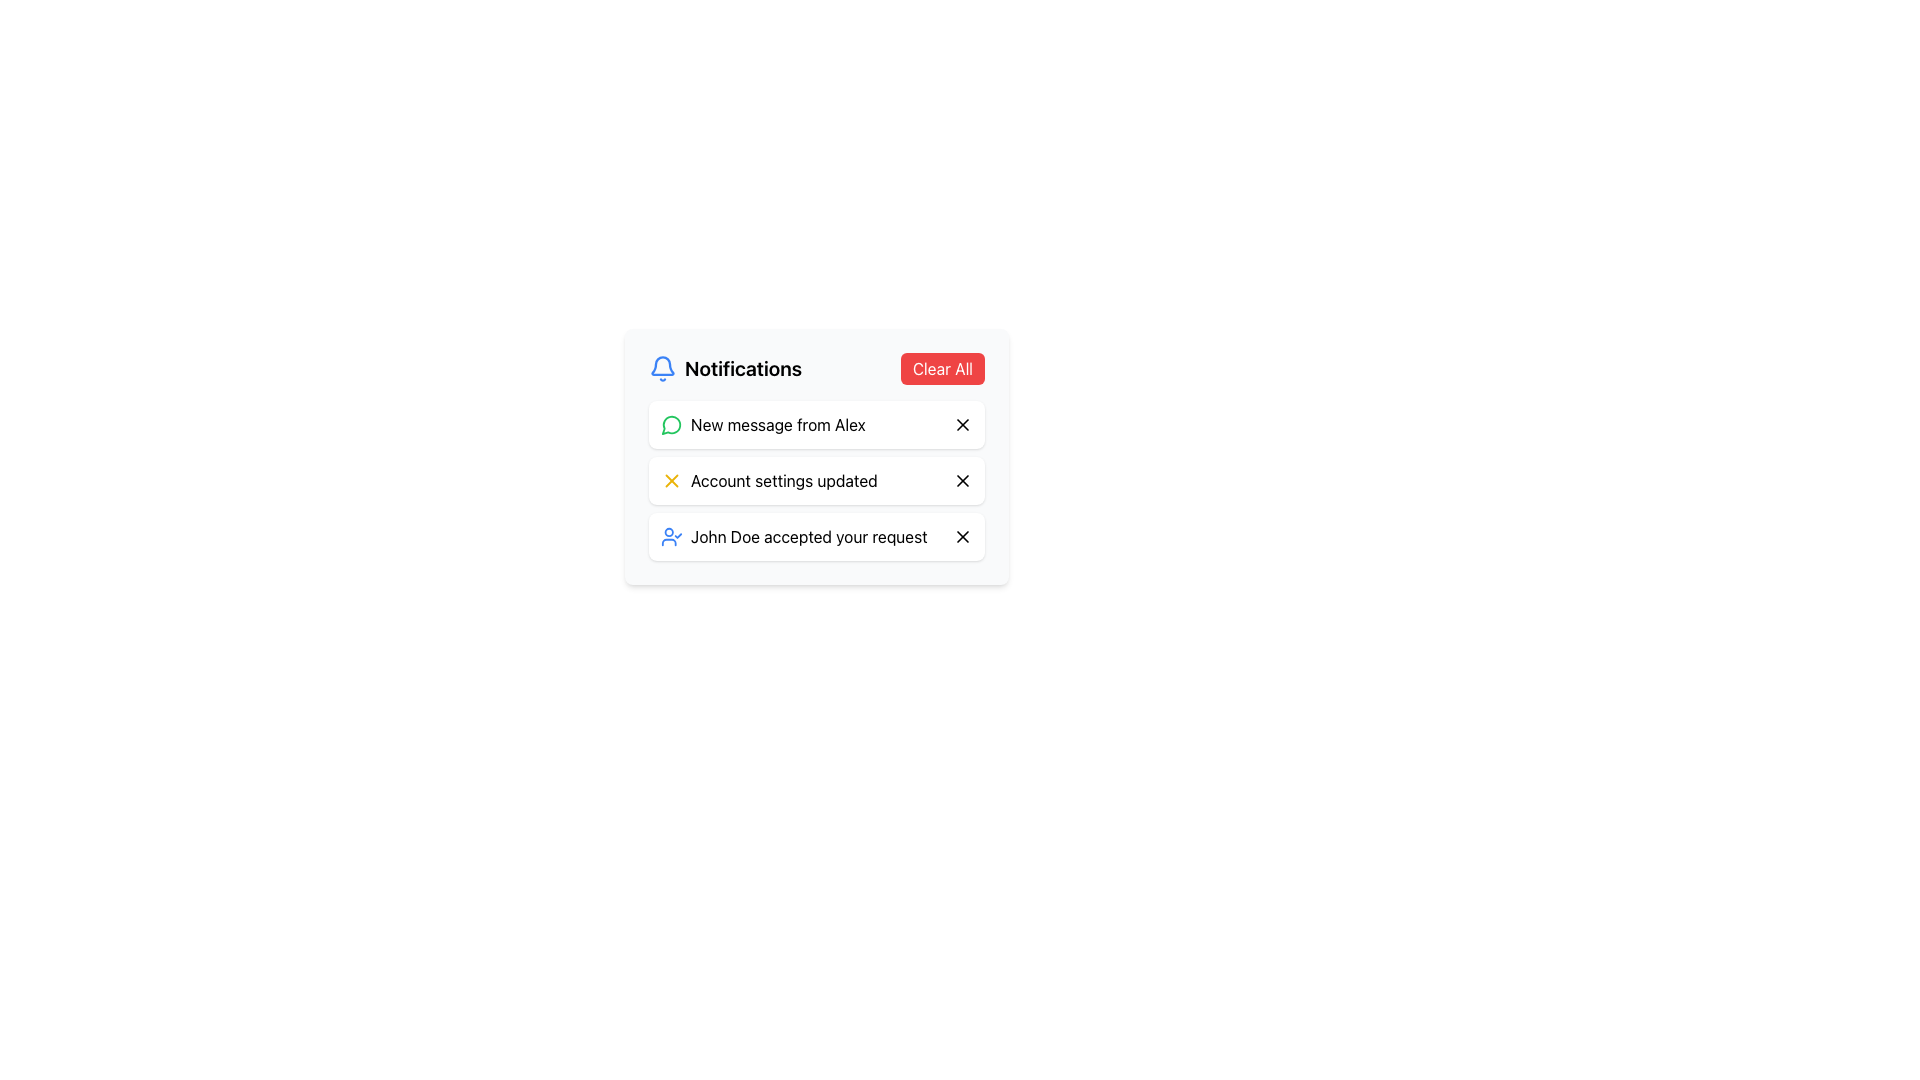 Image resolution: width=1920 pixels, height=1080 pixels. What do you see at coordinates (783, 481) in the screenshot?
I see `the second notification text label, which provides an update and is located between 'New message from Alex' and 'John Doe accepted your request'` at bounding box center [783, 481].